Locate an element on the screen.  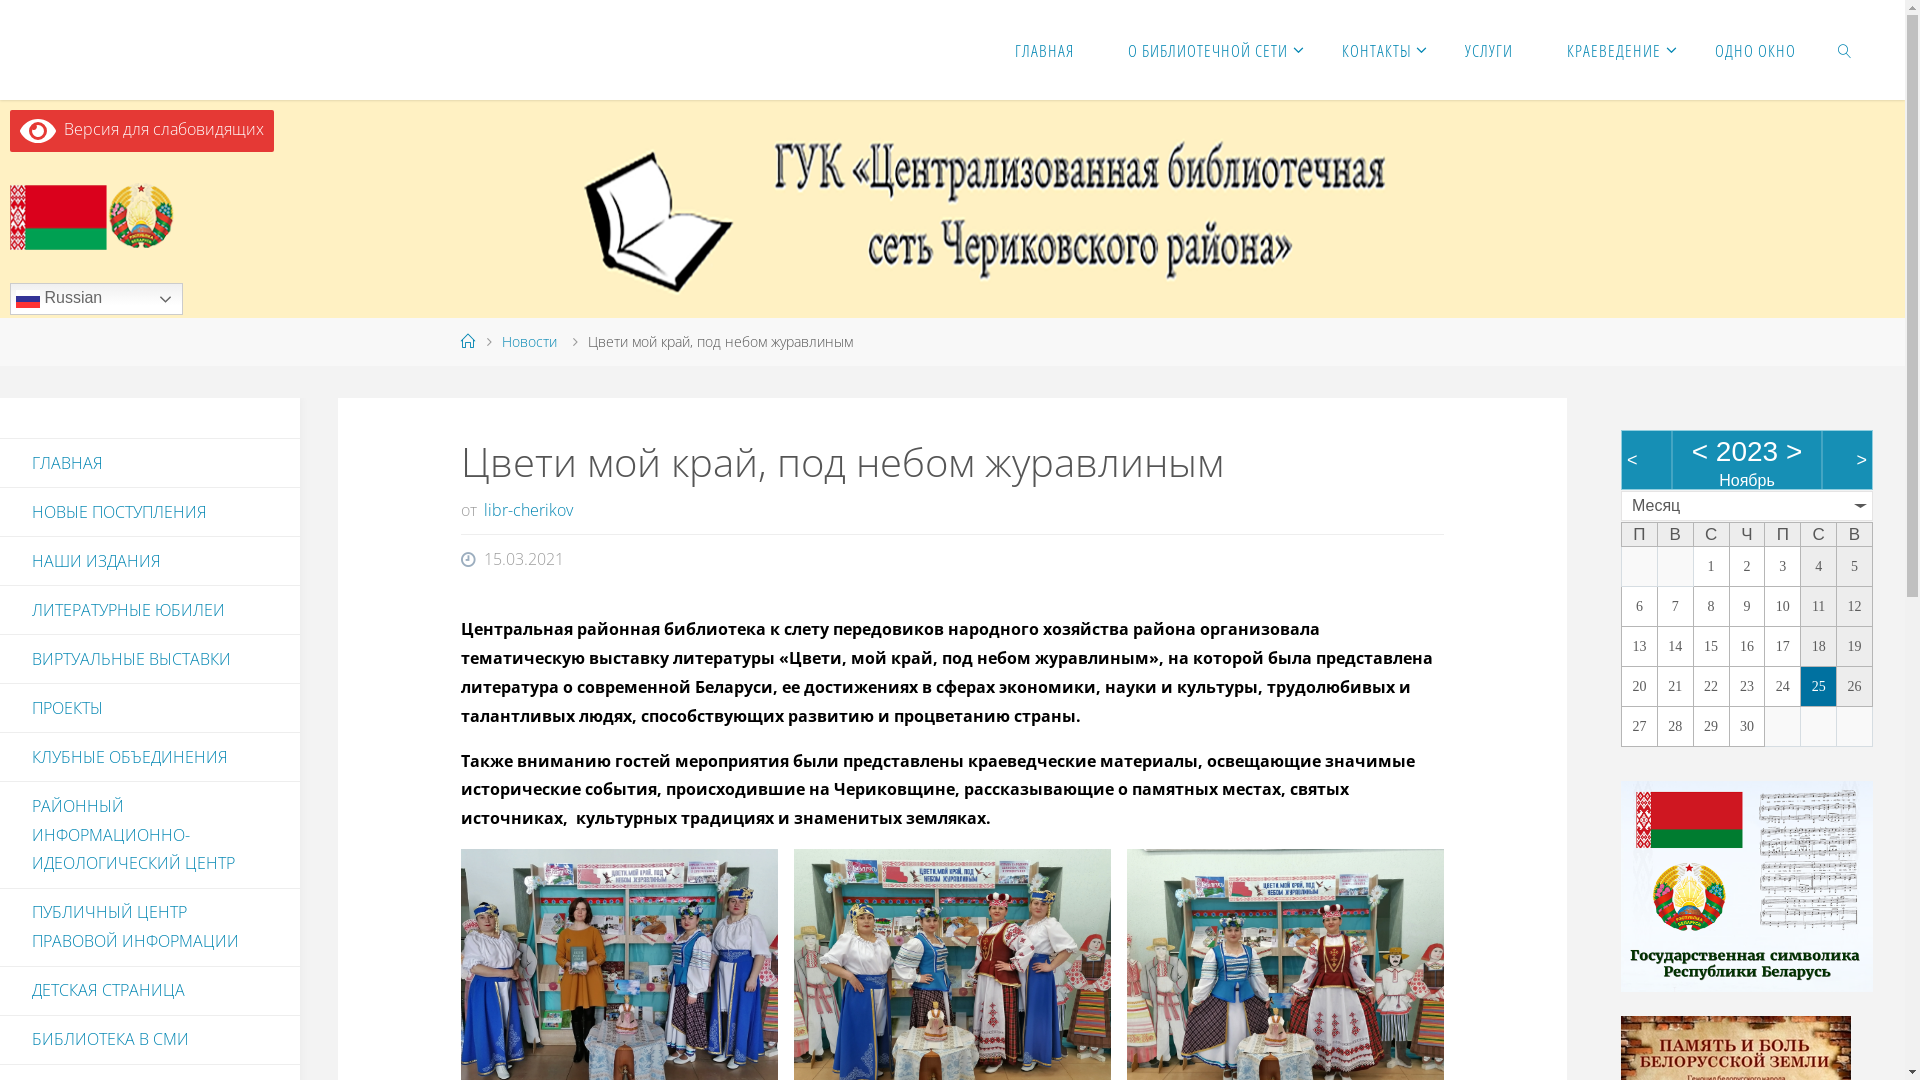
'>' is located at coordinates (1860, 459).